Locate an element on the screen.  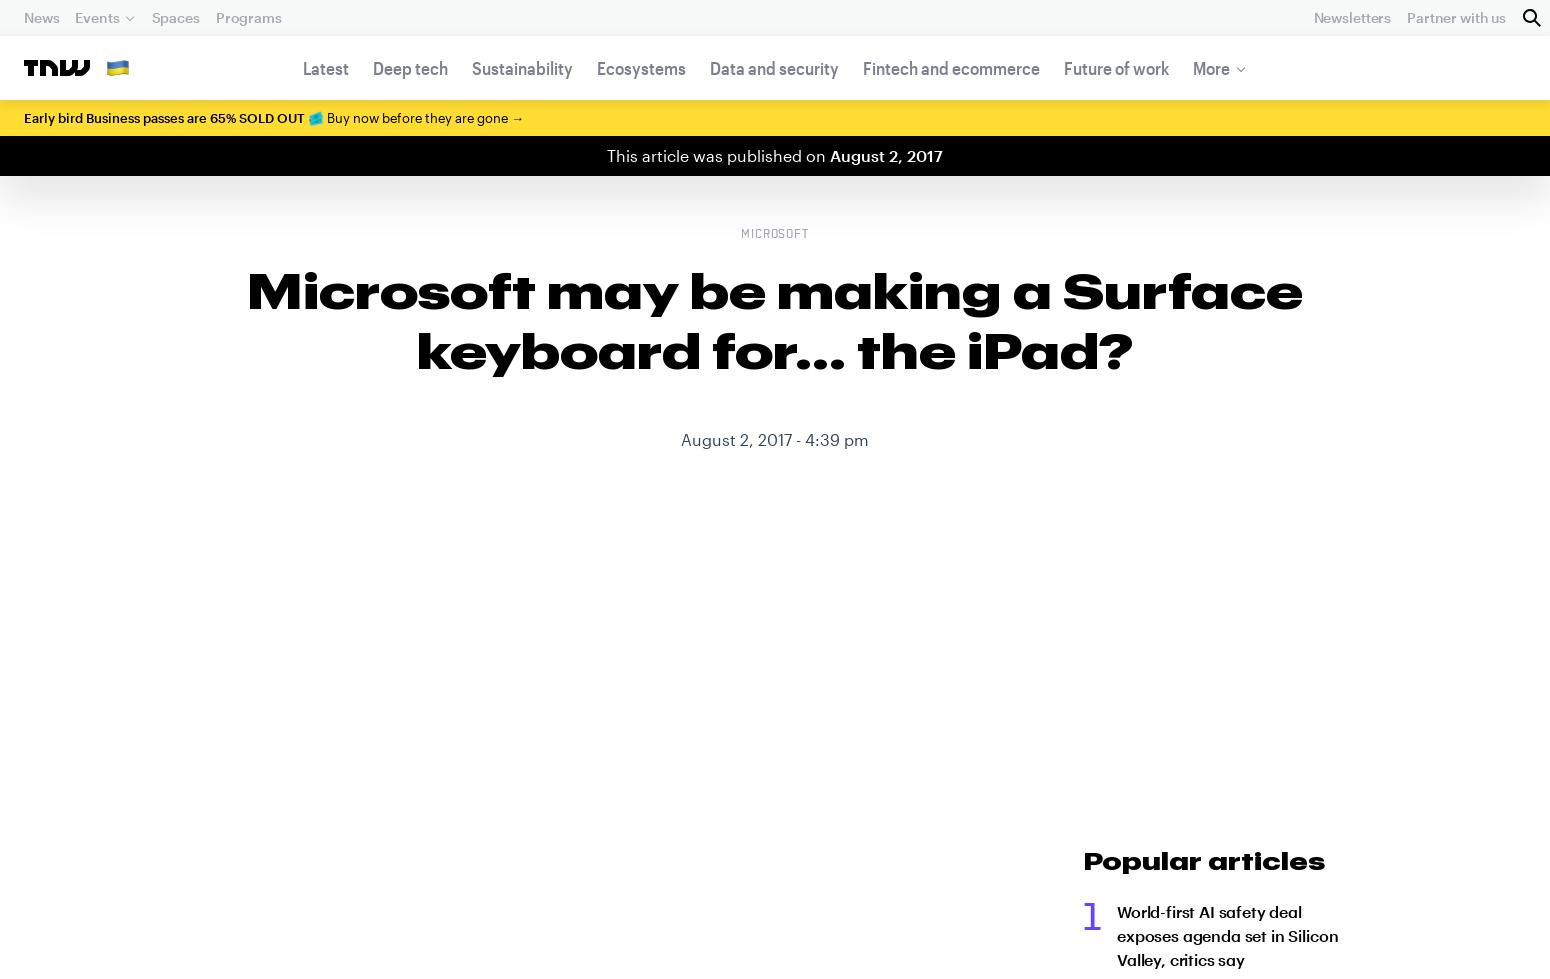
'This article was published on' is located at coordinates (718, 155).